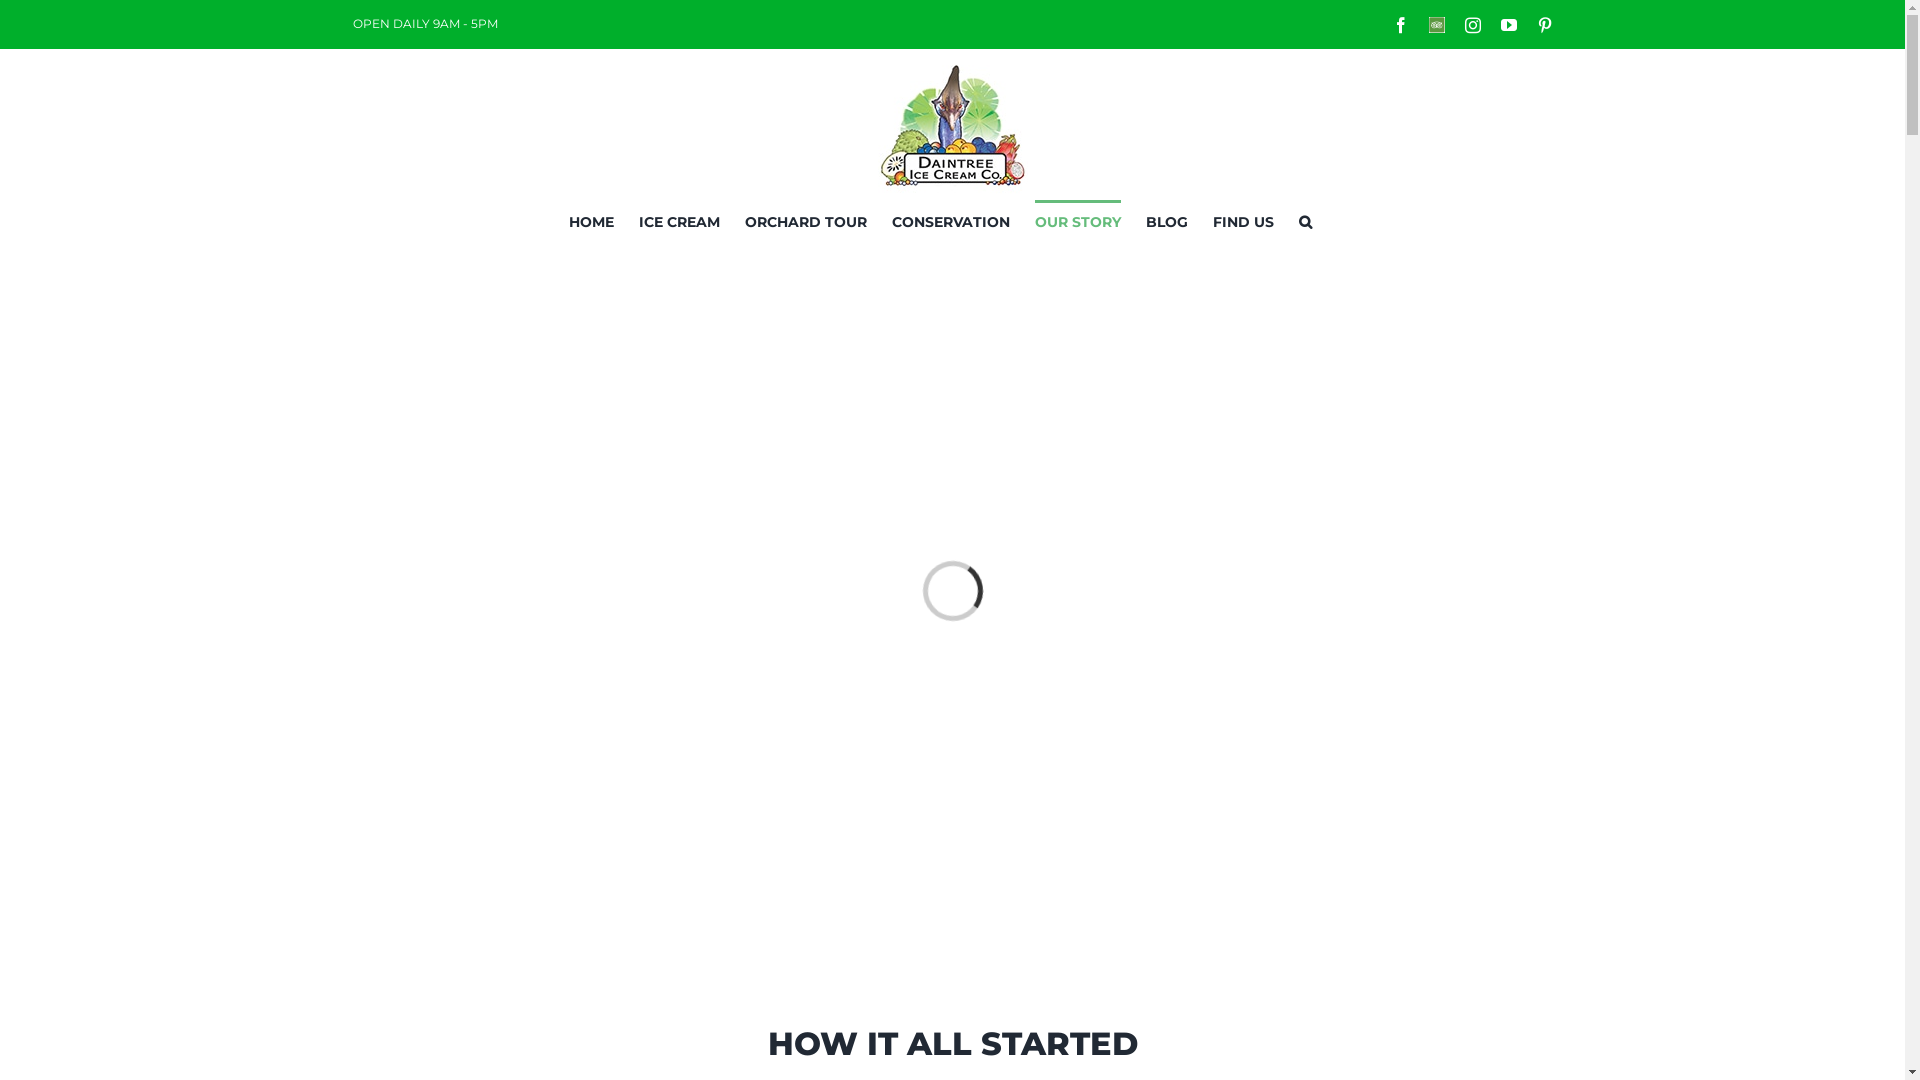 The height and width of the screenshot is (1080, 1920). I want to click on 'BLOG', so click(1166, 219).